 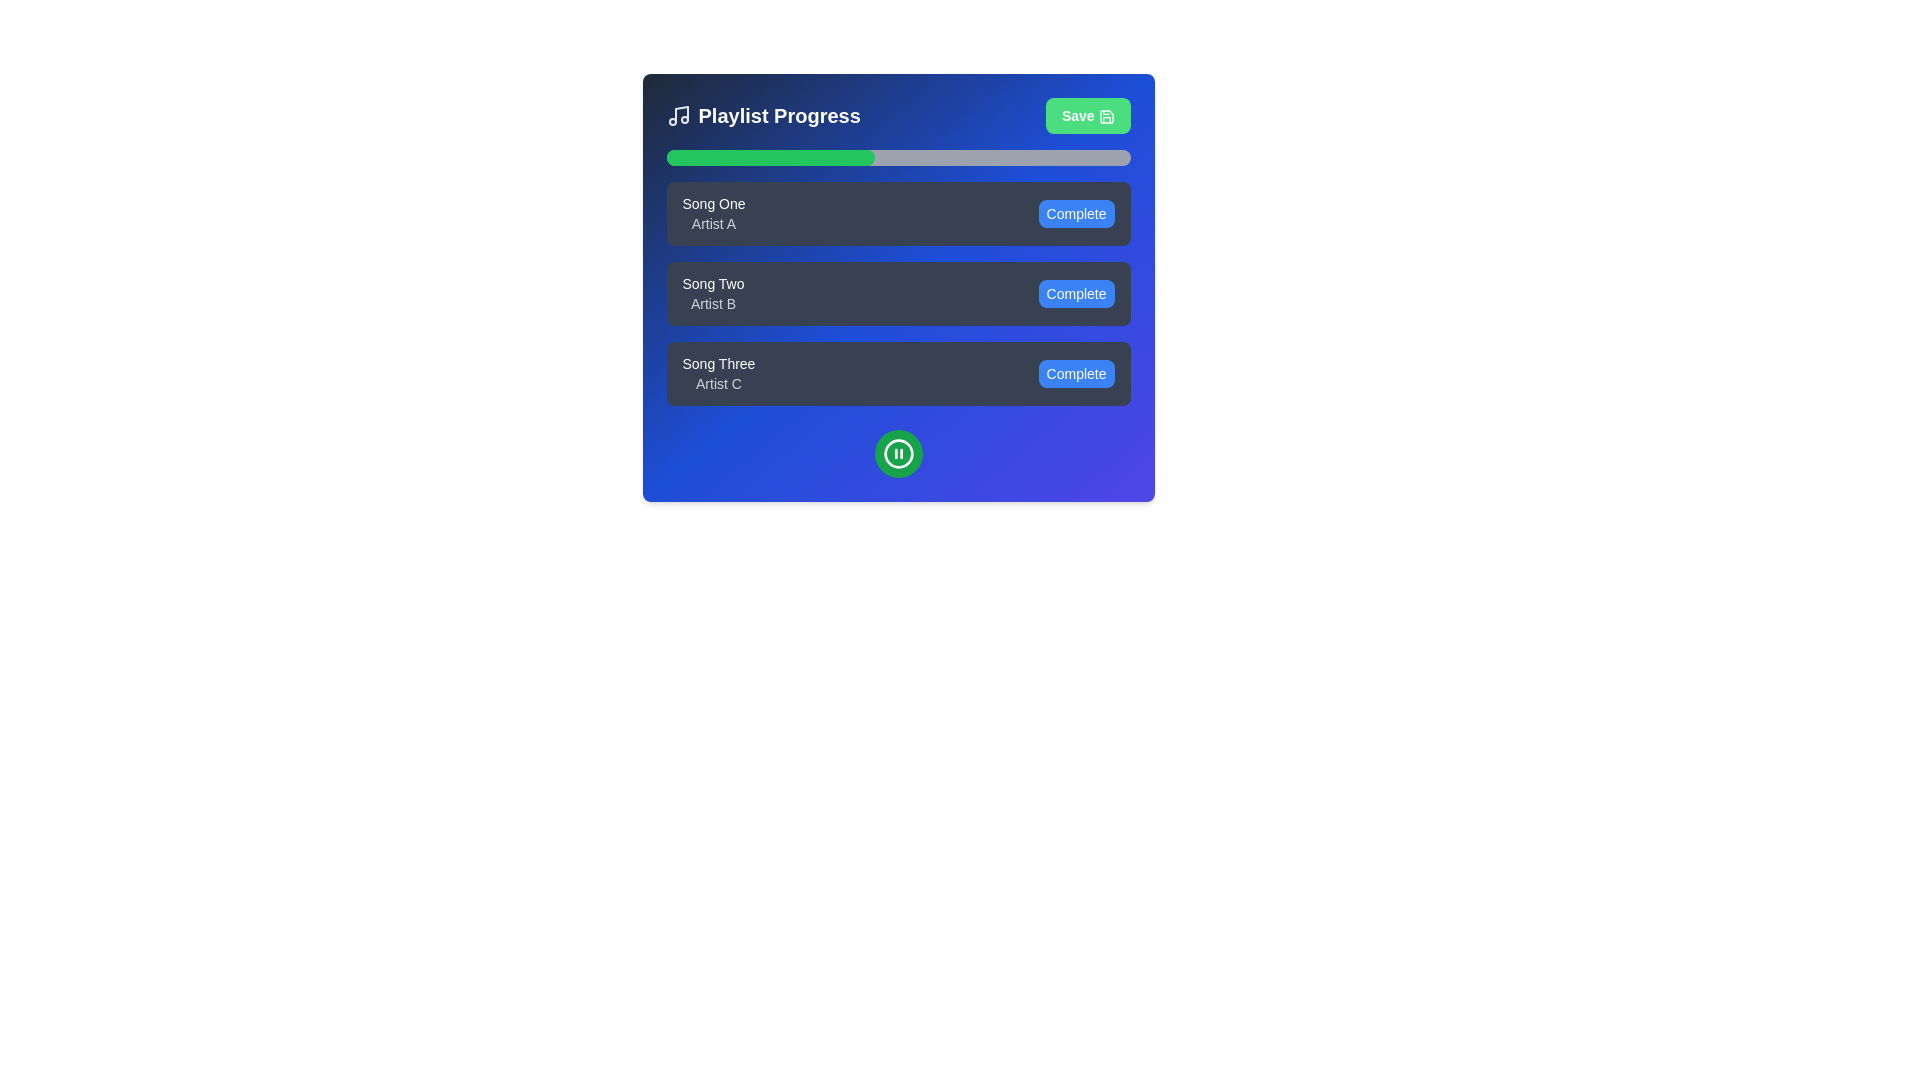 What do you see at coordinates (897, 454) in the screenshot?
I see `the green circular button with a white border and pause symbol at the bottom center of the playlist progress interface` at bounding box center [897, 454].